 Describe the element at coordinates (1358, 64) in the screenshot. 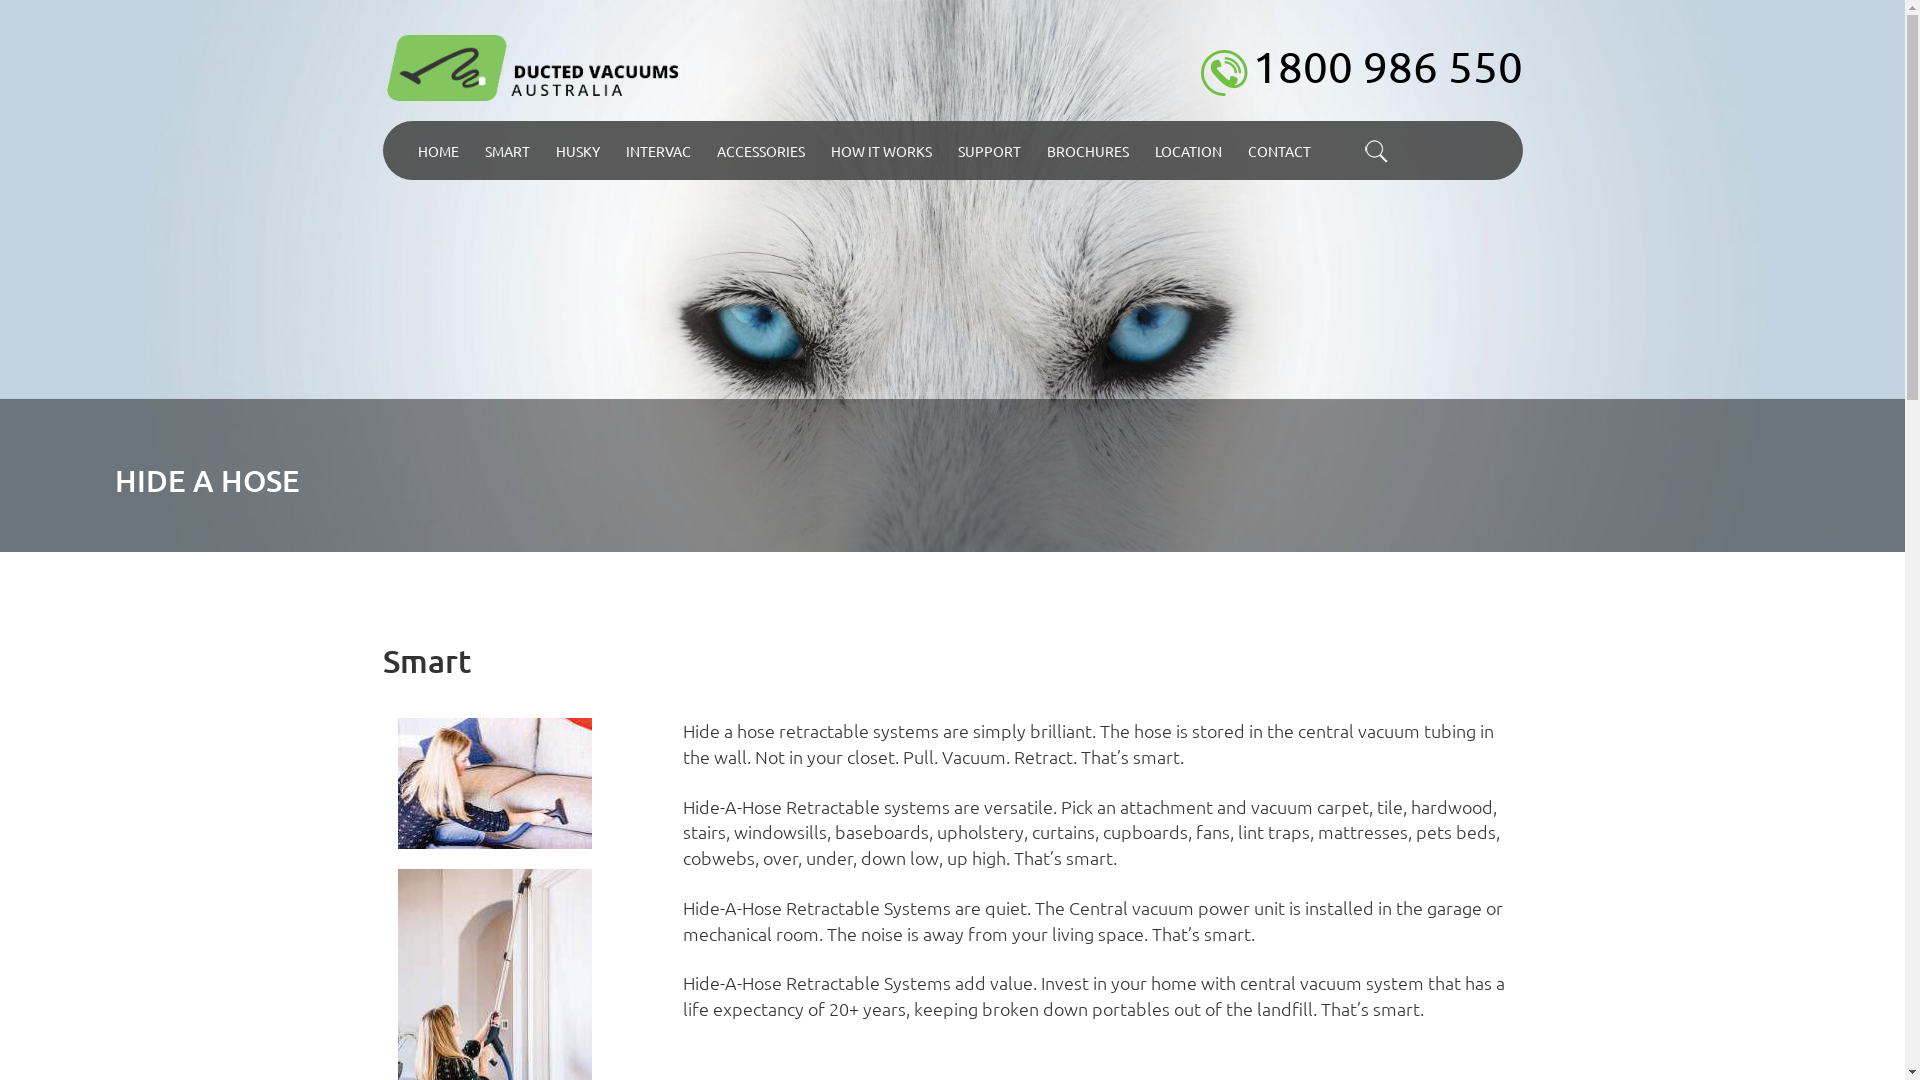

I see `'1800 986 550'` at that location.